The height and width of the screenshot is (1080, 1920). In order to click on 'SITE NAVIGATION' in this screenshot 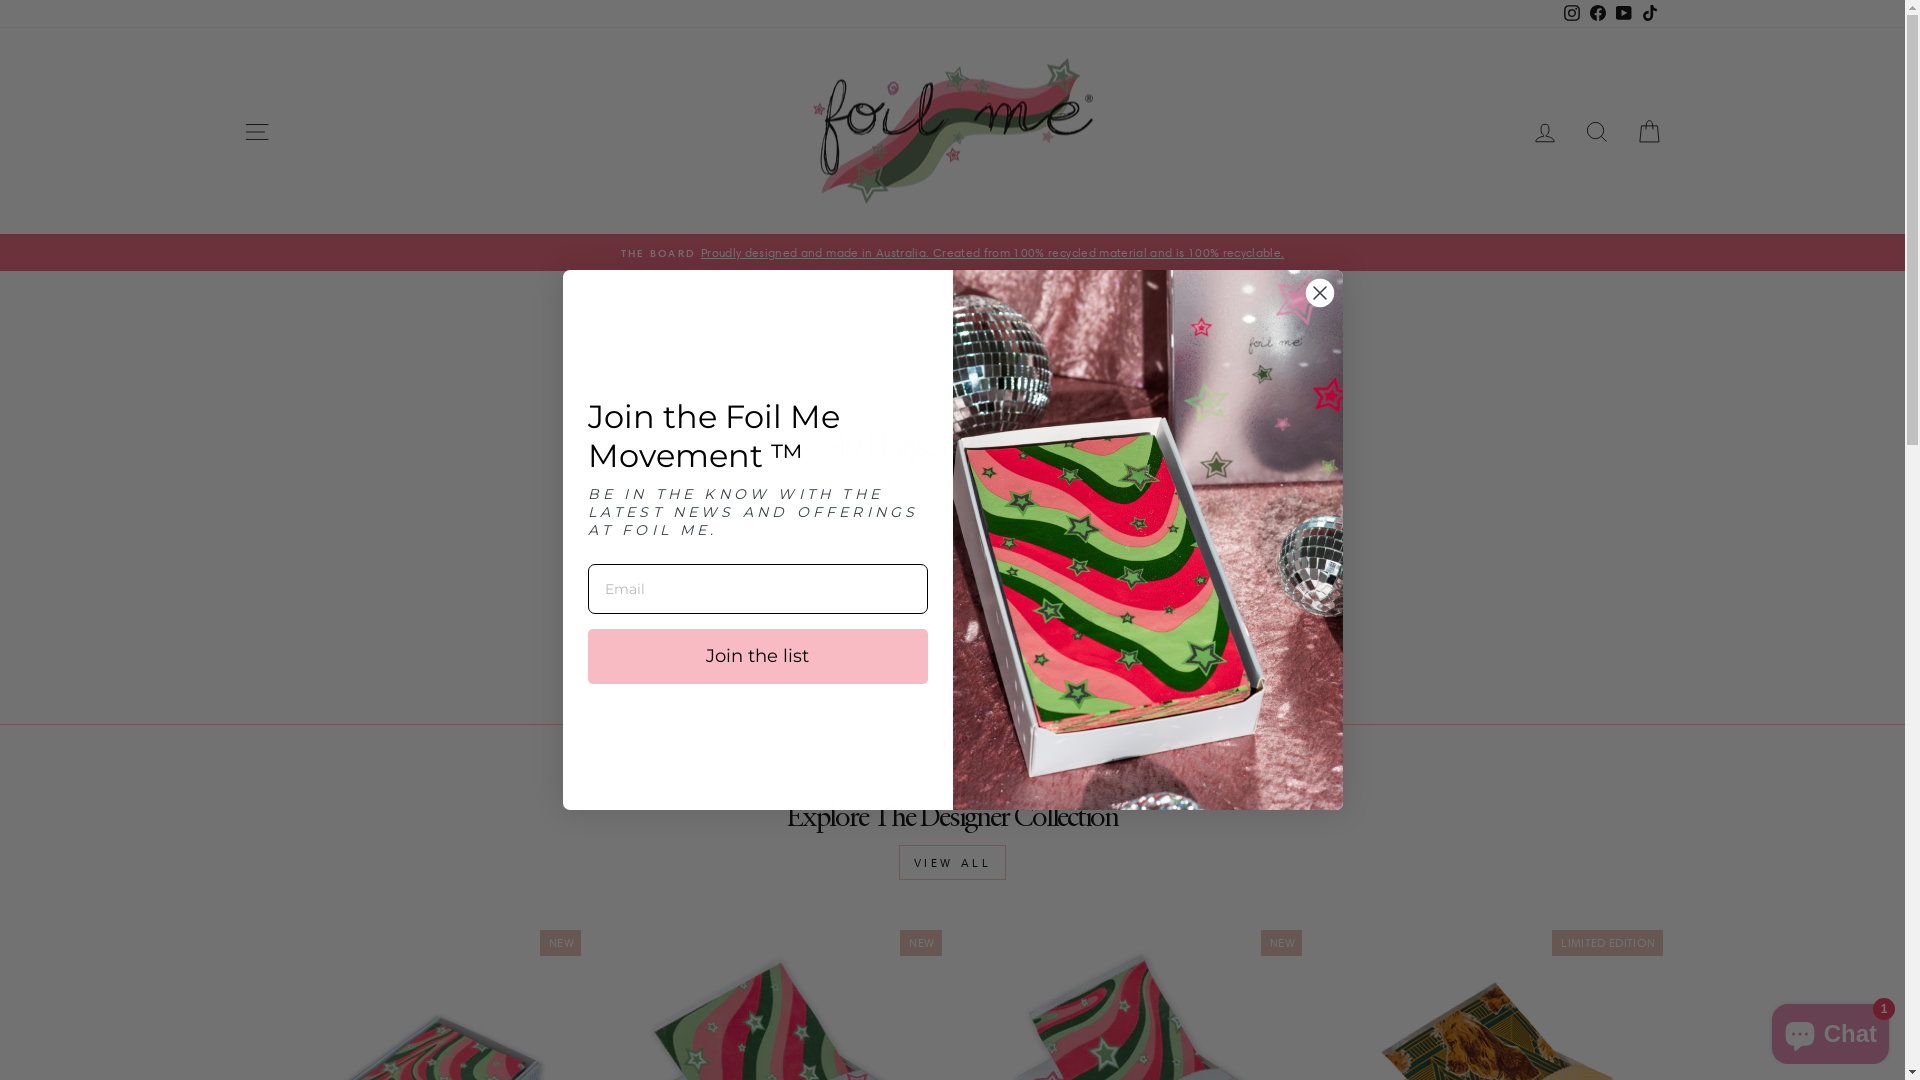, I will do `click(254, 131)`.